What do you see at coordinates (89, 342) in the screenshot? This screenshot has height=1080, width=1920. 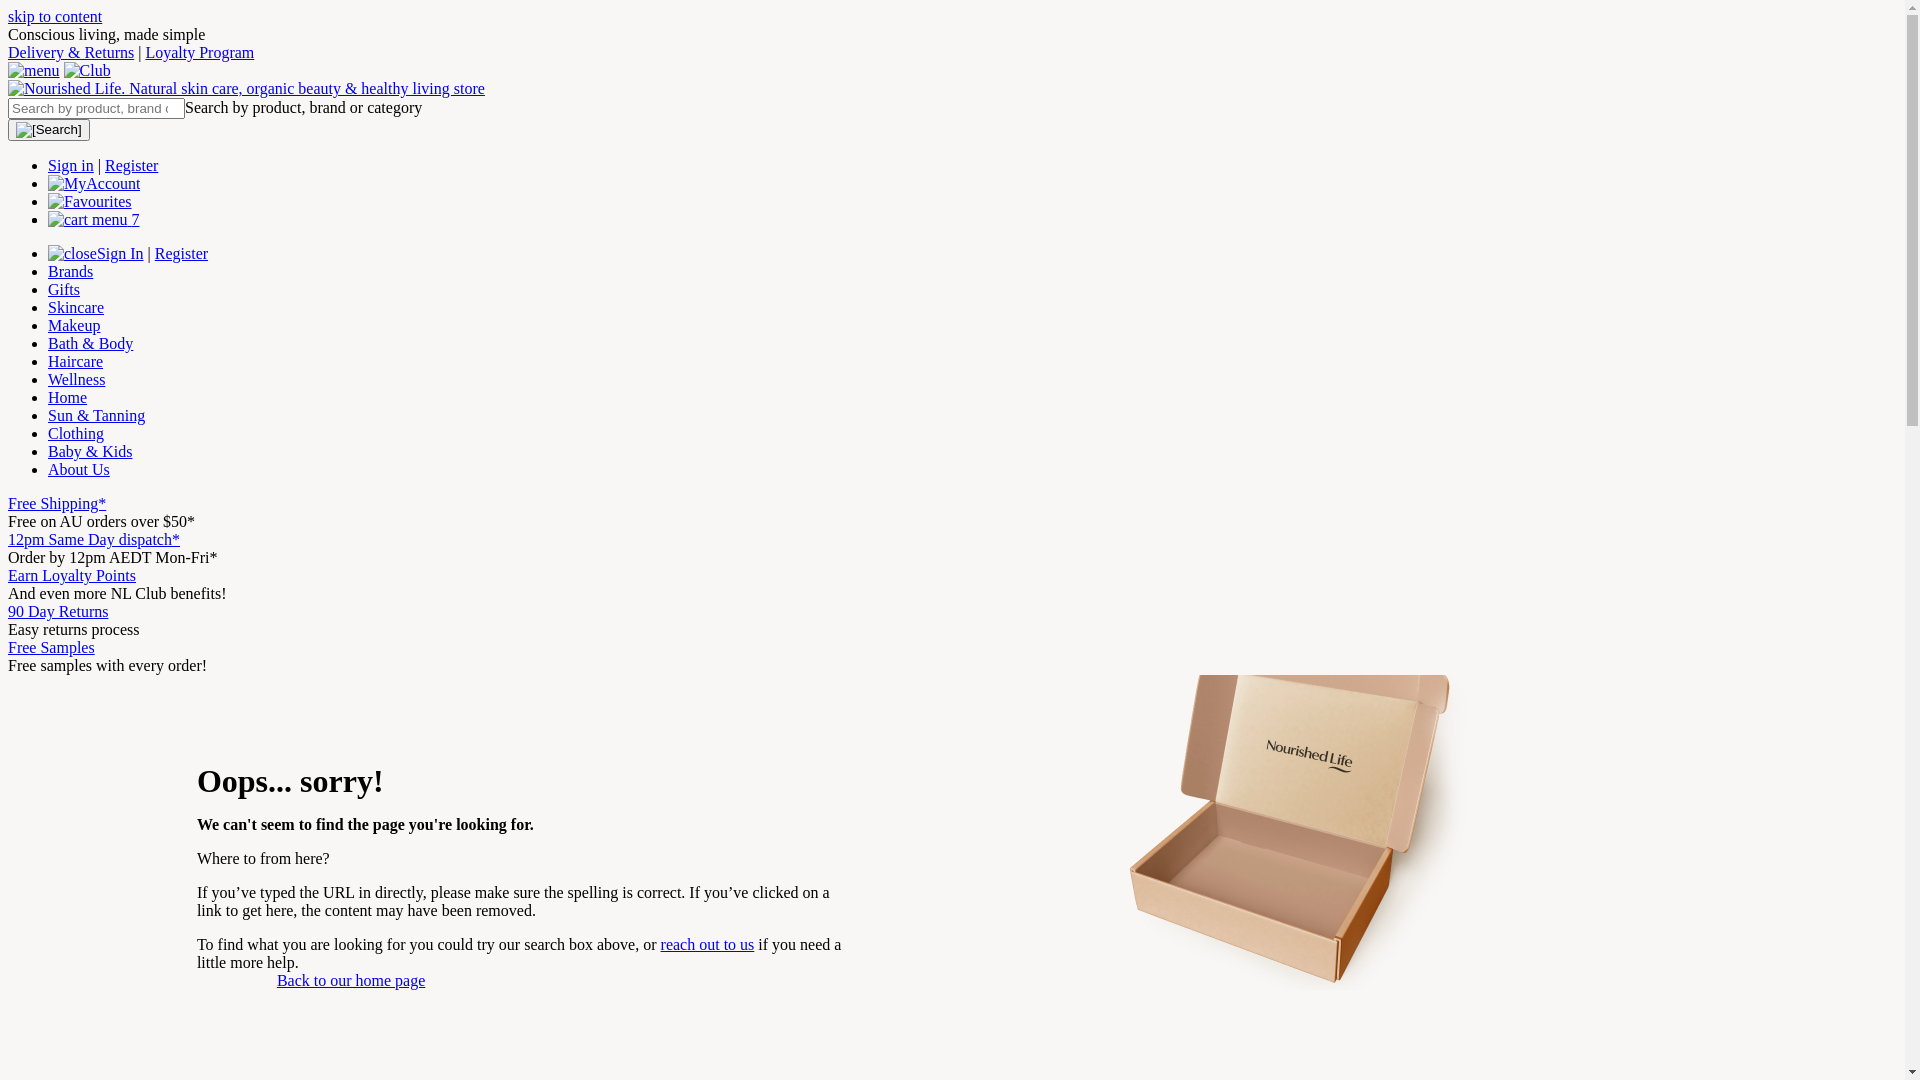 I see `'Bath & Body'` at bounding box center [89, 342].